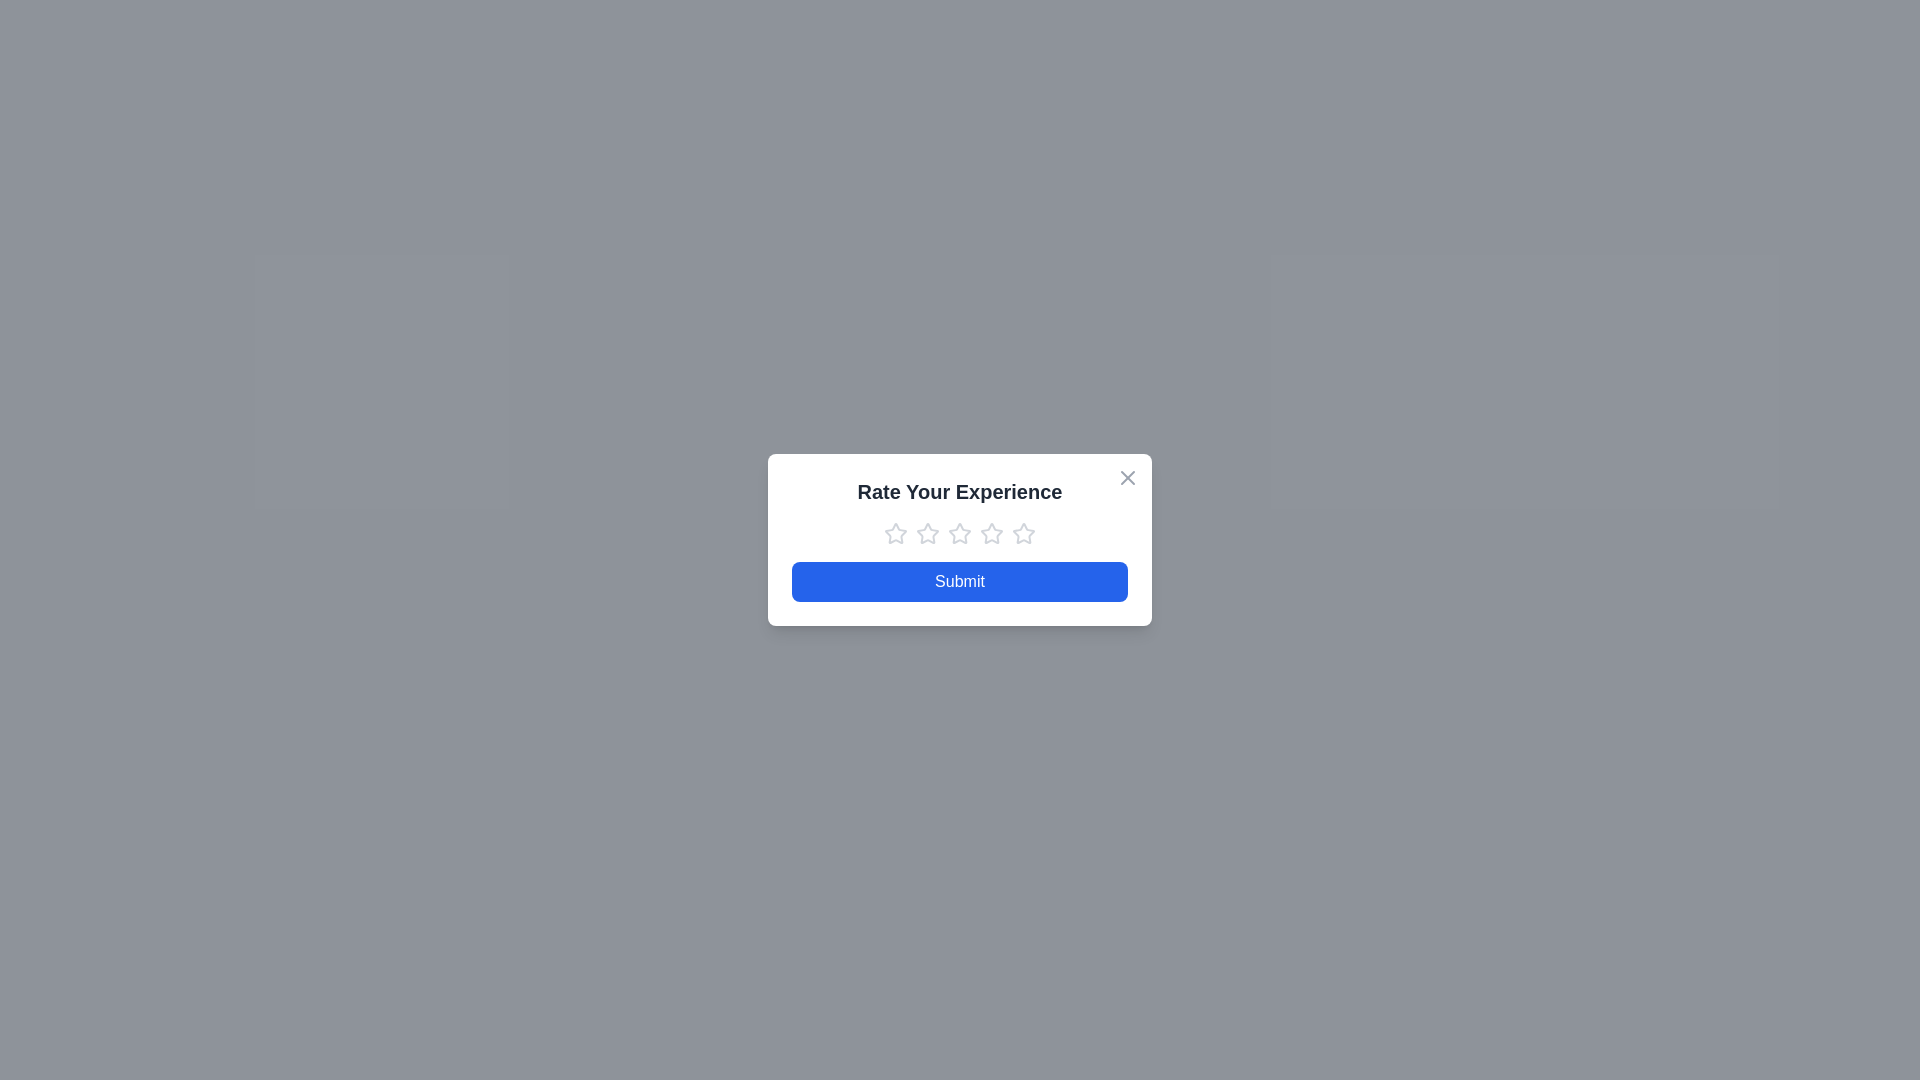  I want to click on the star corresponding to 2 to preview the rating, so click(926, 532).